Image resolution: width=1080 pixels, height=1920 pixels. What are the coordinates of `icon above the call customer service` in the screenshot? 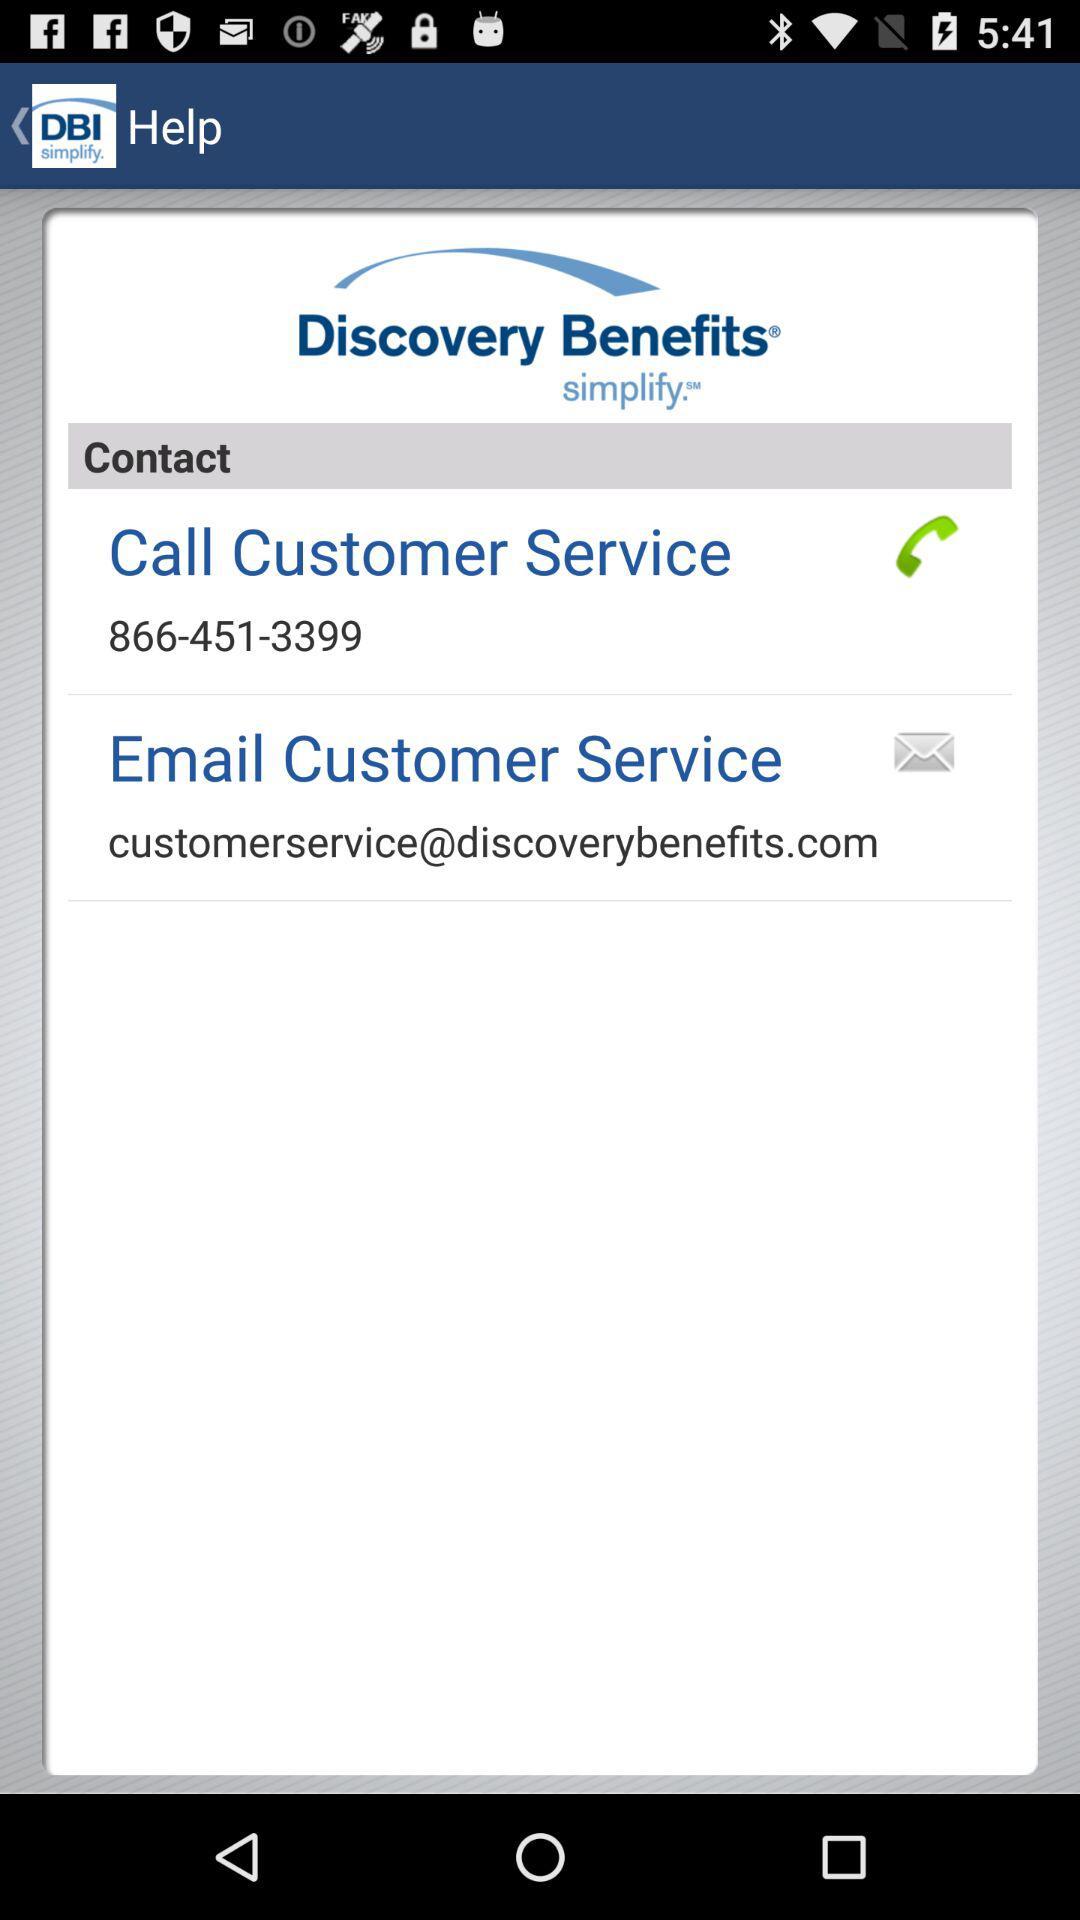 It's located at (540, 455).